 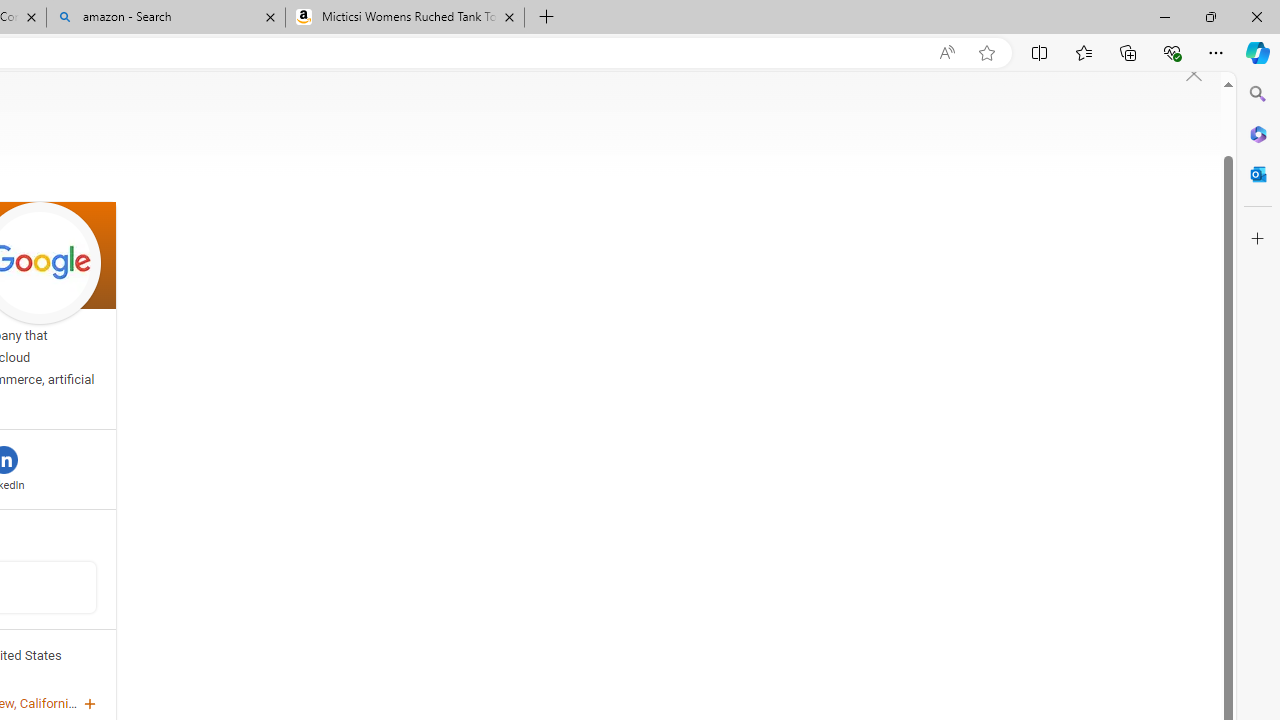 I want to click on 'Outlook', so click(x=1257, y=173).